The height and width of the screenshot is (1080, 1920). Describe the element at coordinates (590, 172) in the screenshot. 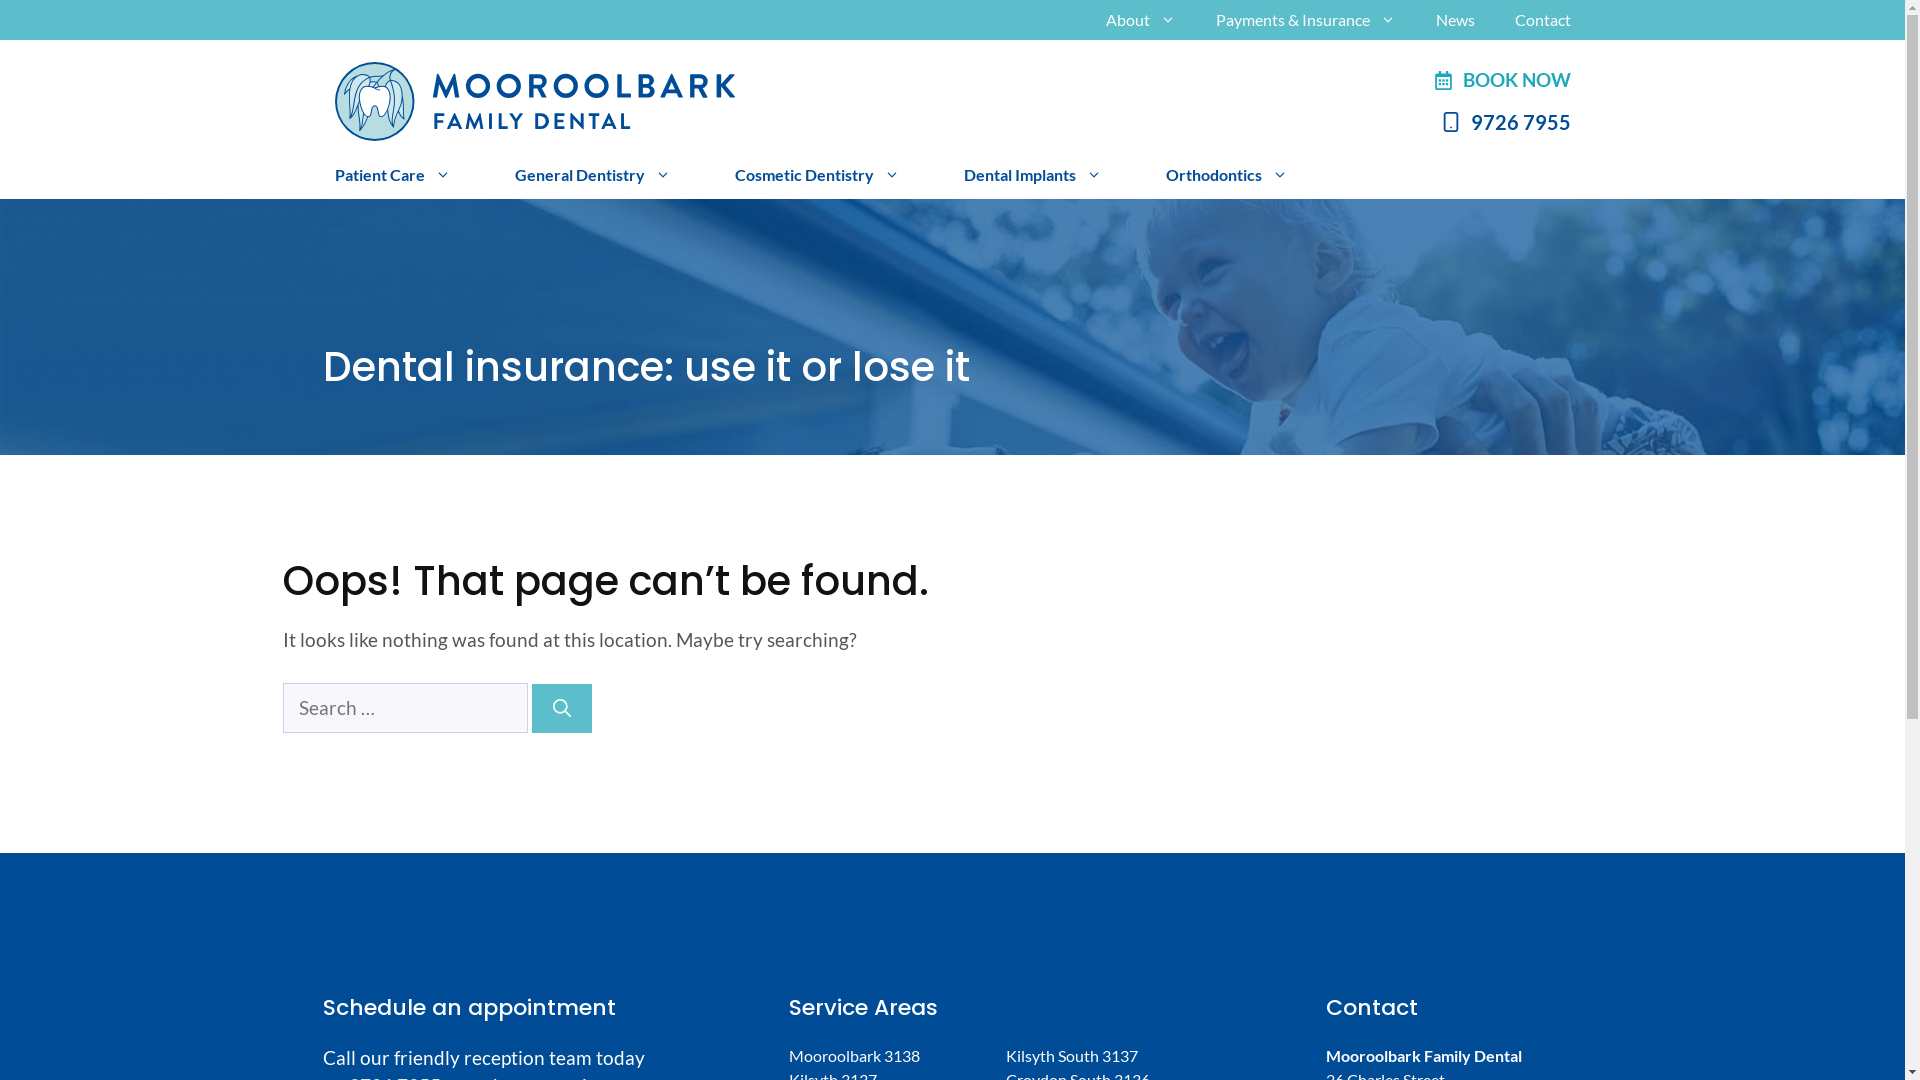

I see `'General Dentistry'` at that location.